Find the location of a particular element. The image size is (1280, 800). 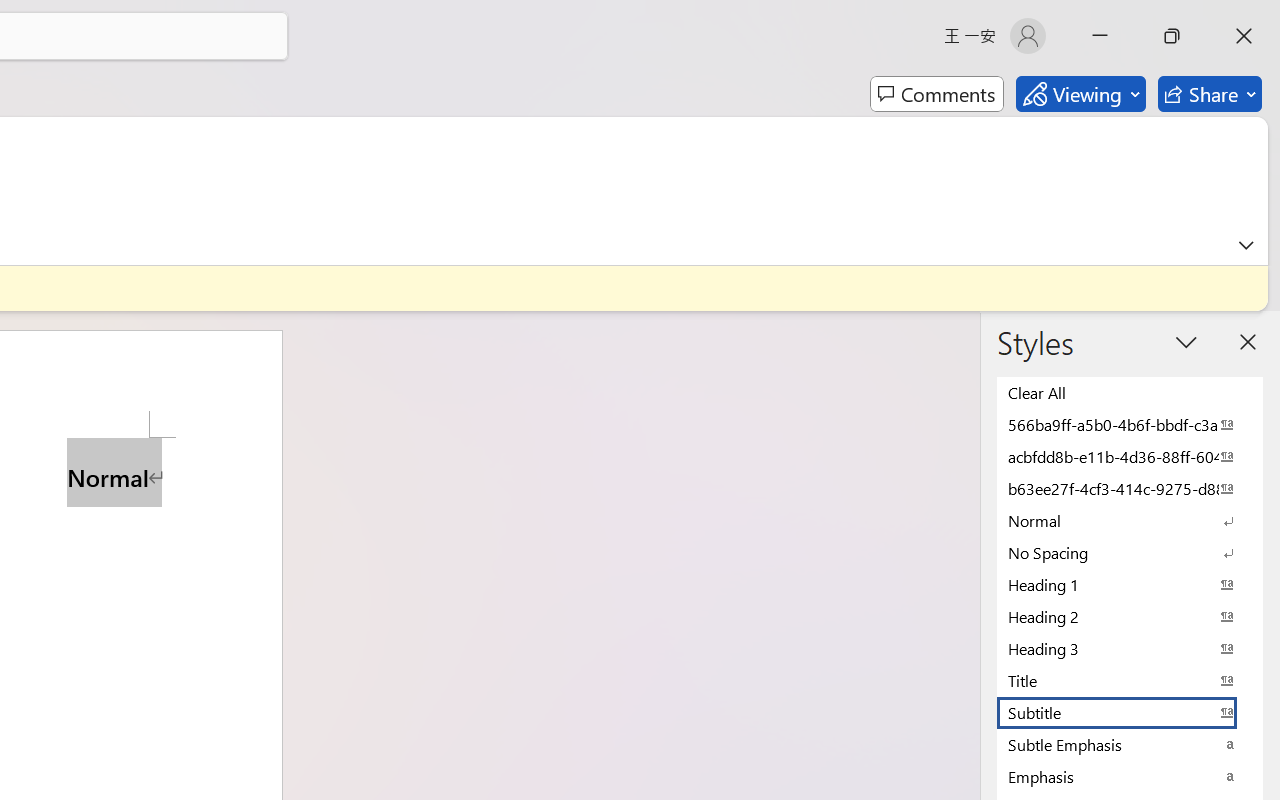

'No Spacing' is located at coordinates (1130, 552).